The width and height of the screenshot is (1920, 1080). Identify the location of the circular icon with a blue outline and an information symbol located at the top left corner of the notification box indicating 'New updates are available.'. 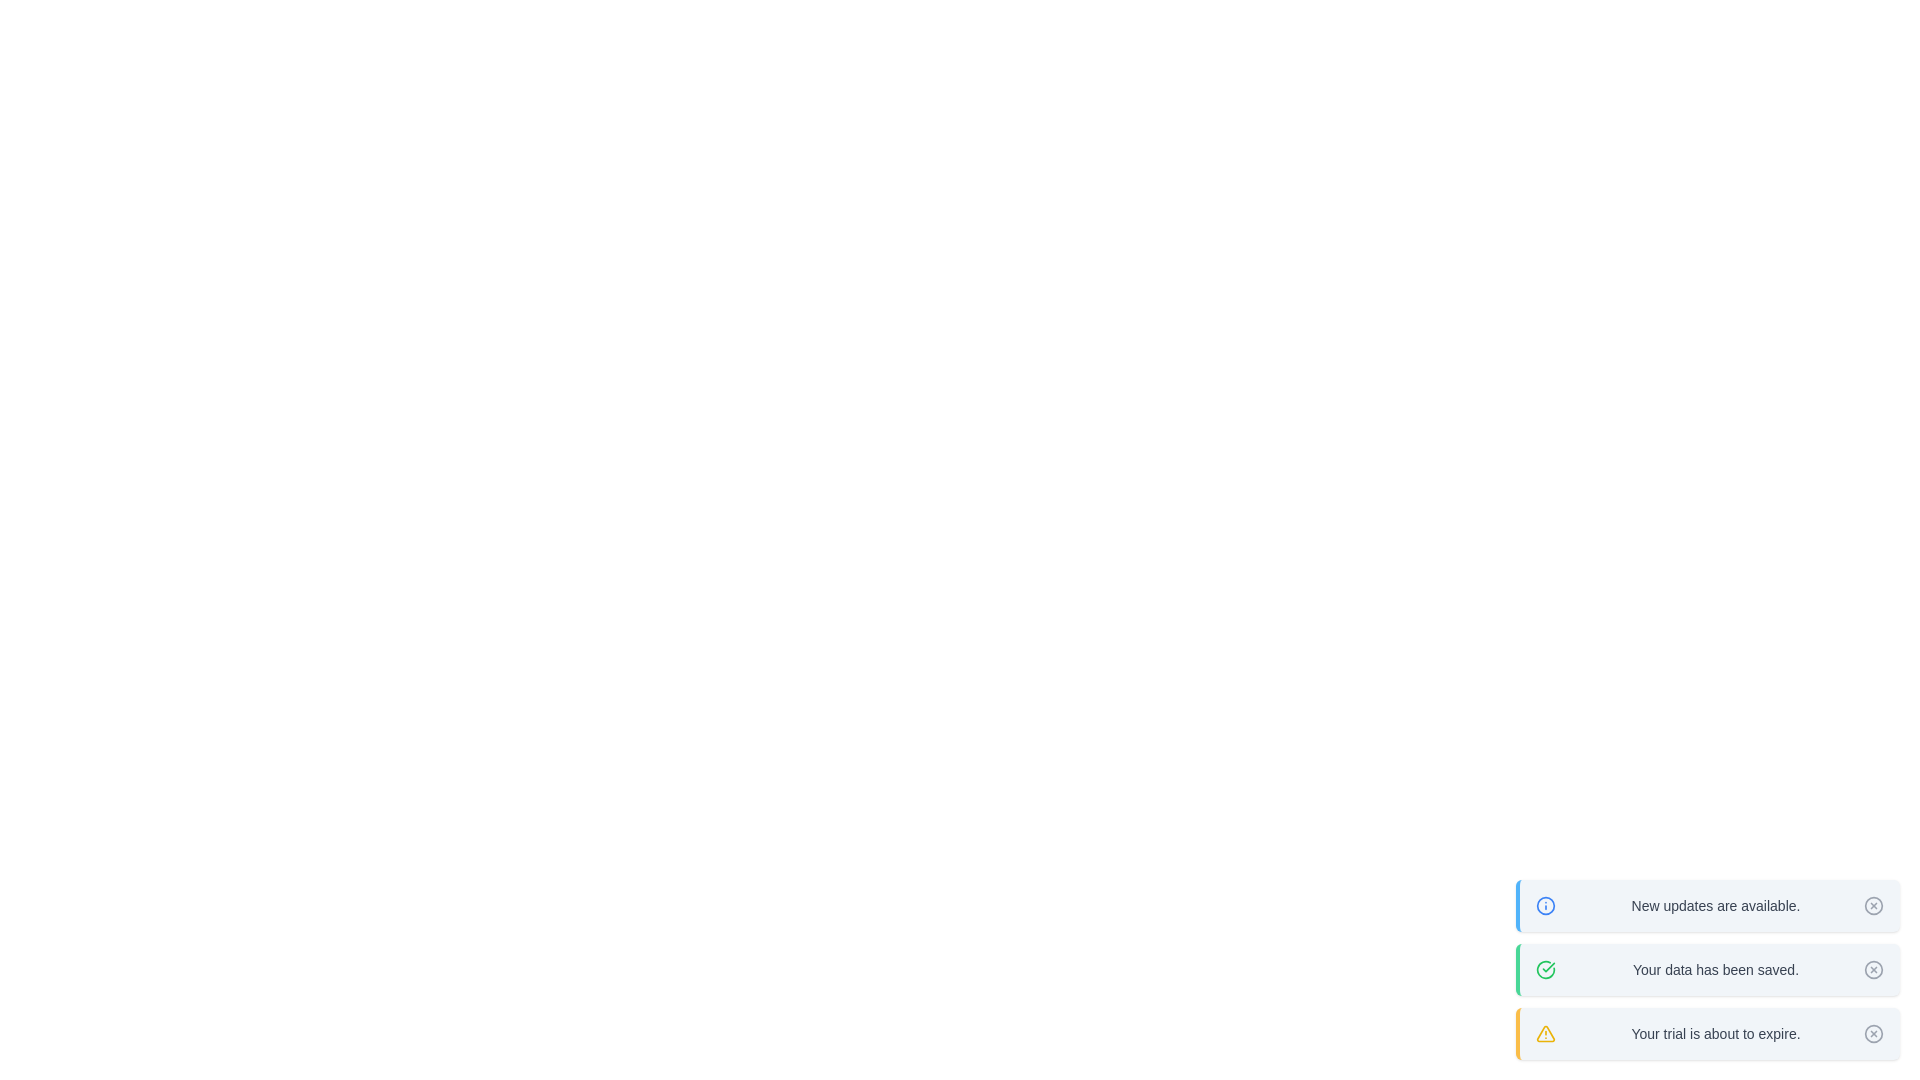
(1544, 906).